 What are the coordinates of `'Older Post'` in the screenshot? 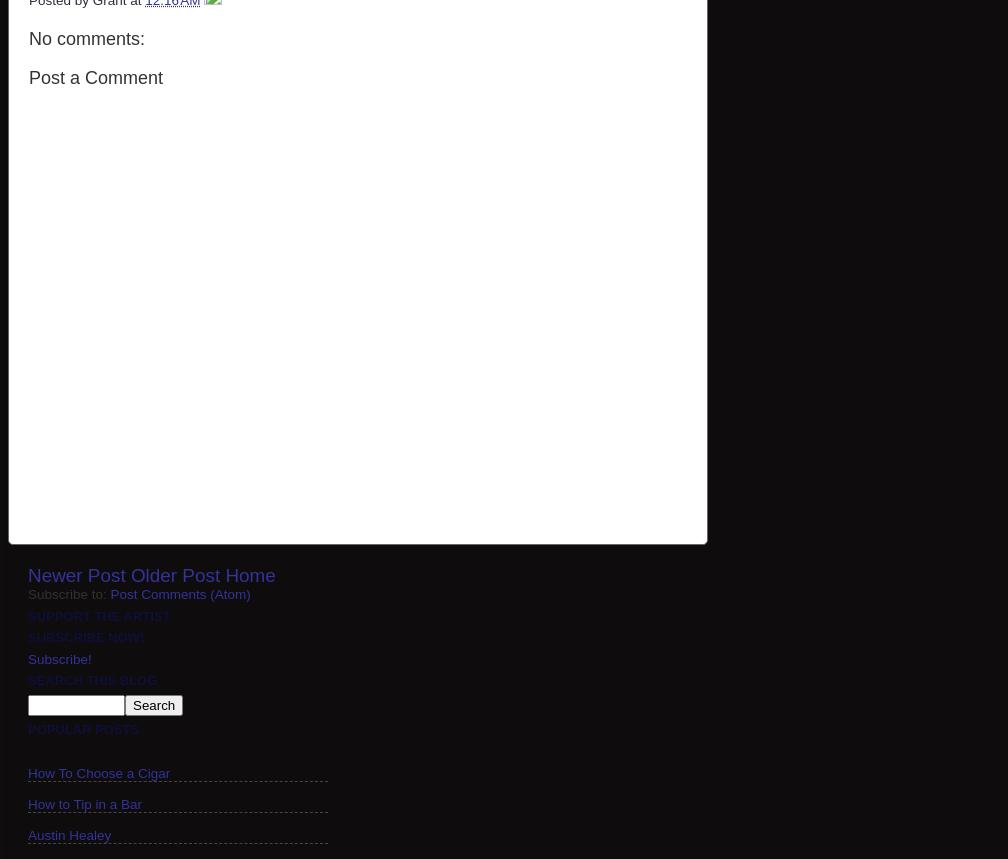 It's located at (130, 575).